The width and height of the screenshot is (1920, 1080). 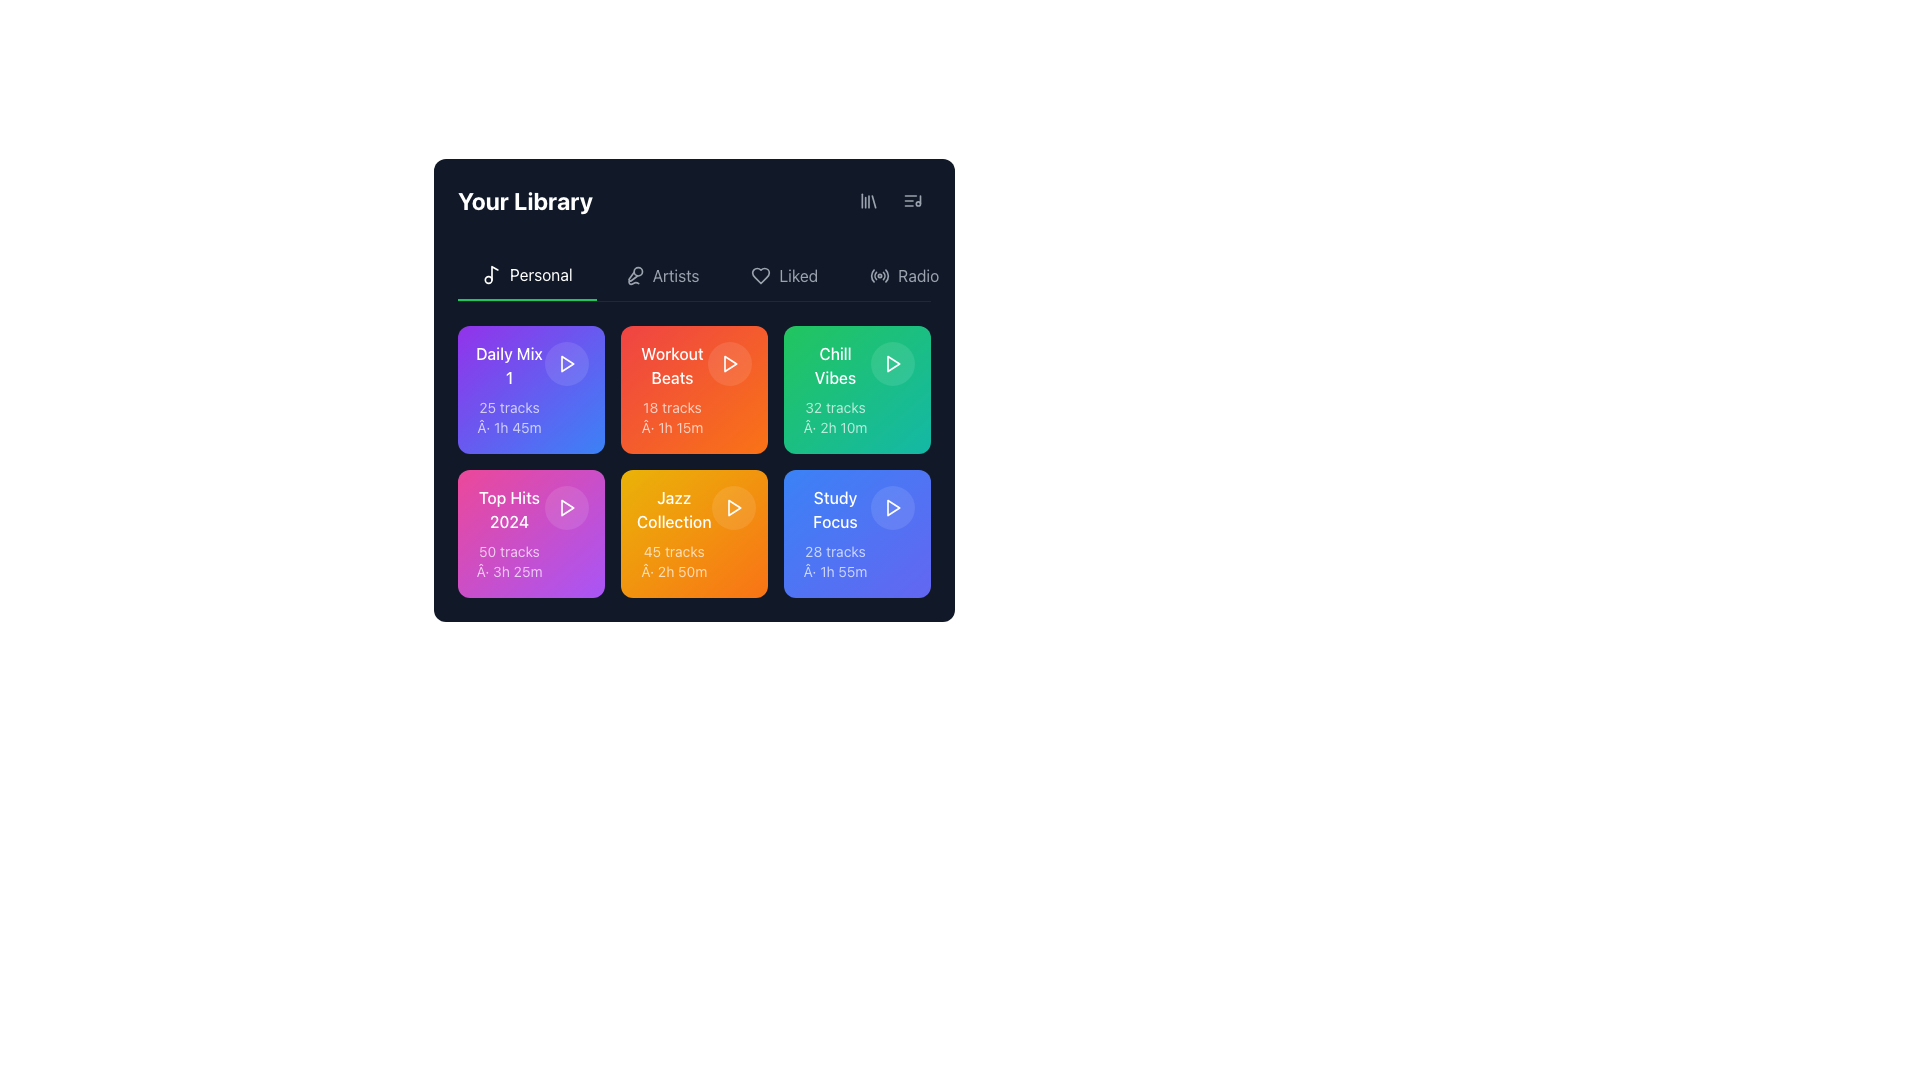 I want to click on the 'Chill Vibes' informational tile, which displays 'Chill Vibes' in bold white text on a green background, so click(x=835, y=389).